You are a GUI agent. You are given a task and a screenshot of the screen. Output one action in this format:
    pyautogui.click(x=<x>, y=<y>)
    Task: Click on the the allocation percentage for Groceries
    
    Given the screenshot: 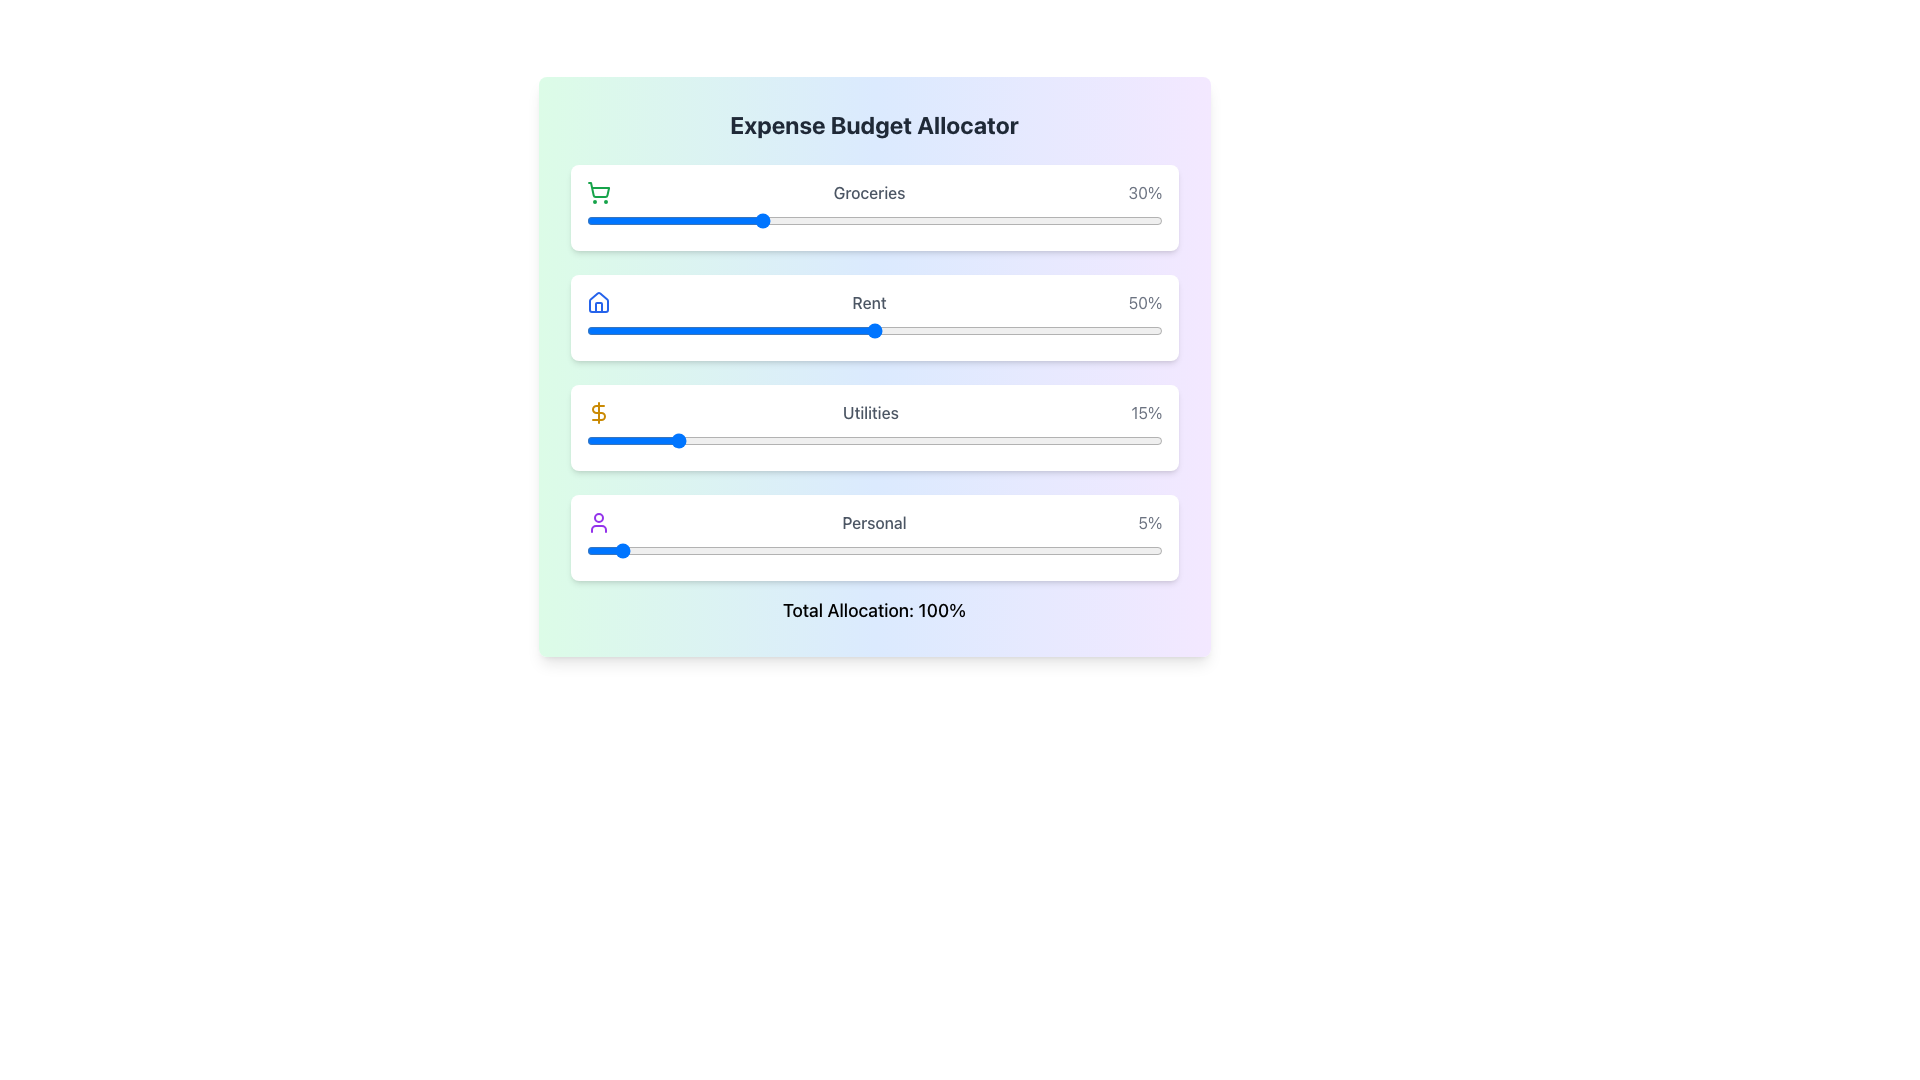 What is the action you would take?
    pyautogui.click(x=885, y=220)
    